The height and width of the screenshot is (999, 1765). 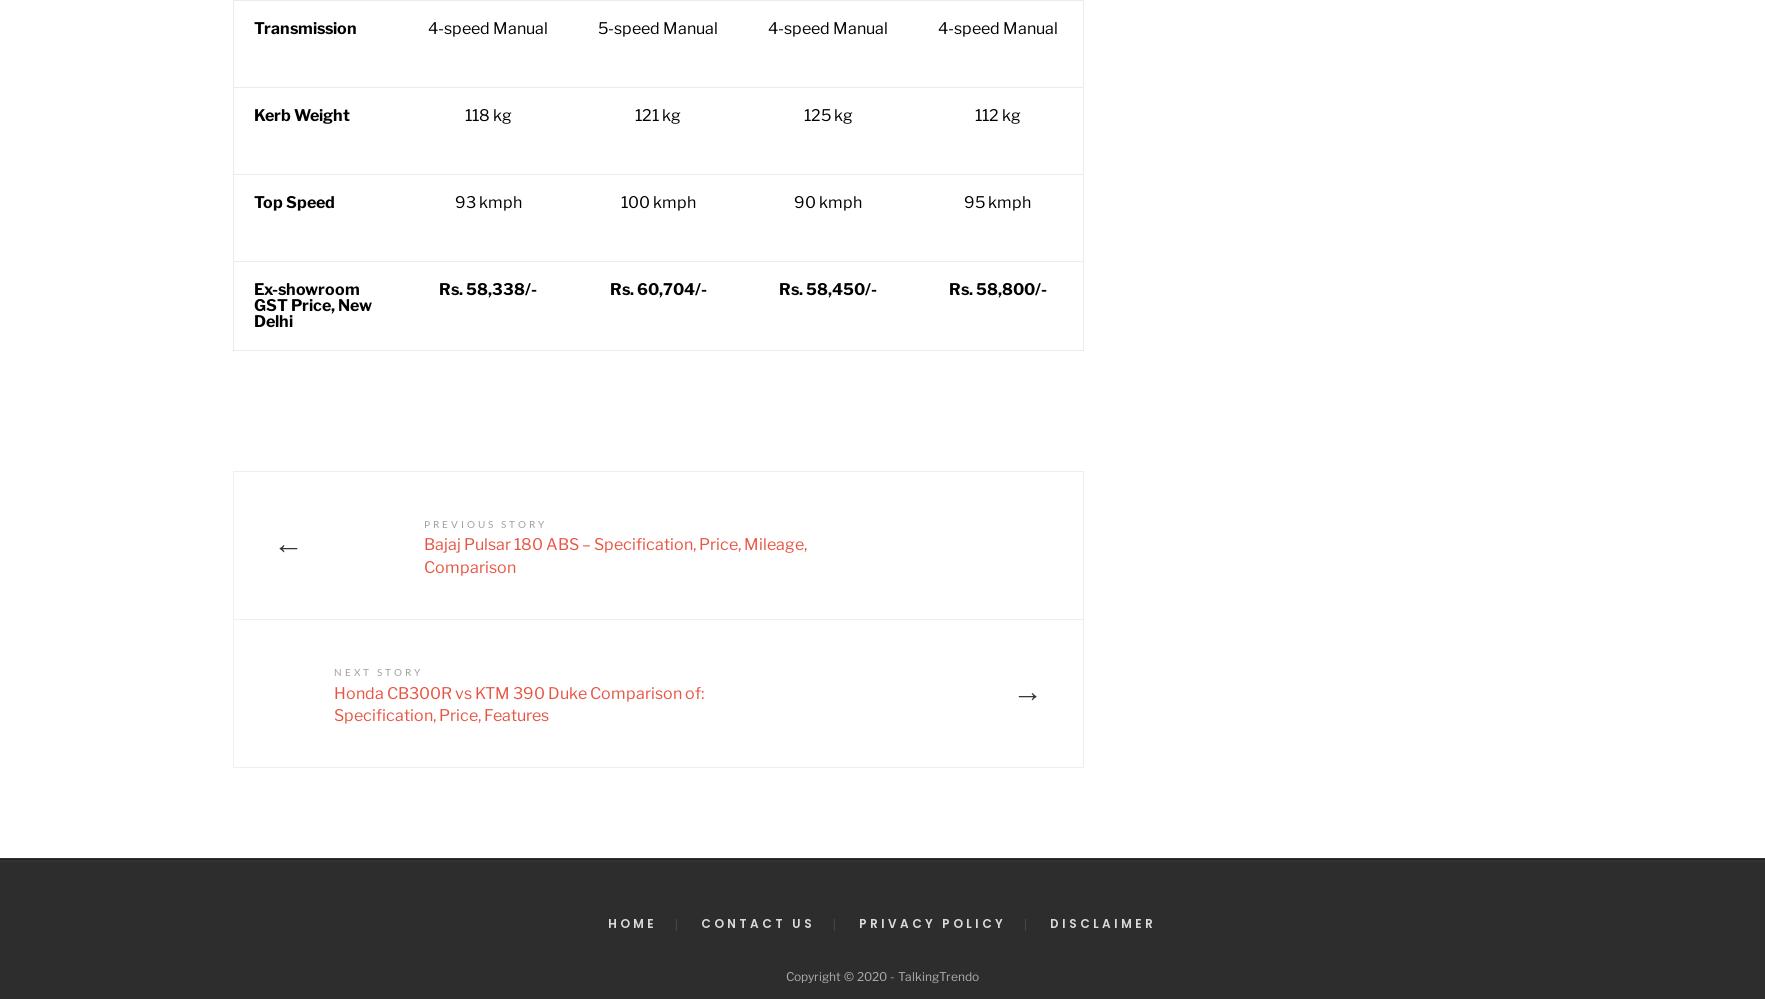 I want to click on '112 kg', so click(x=997, y=115).